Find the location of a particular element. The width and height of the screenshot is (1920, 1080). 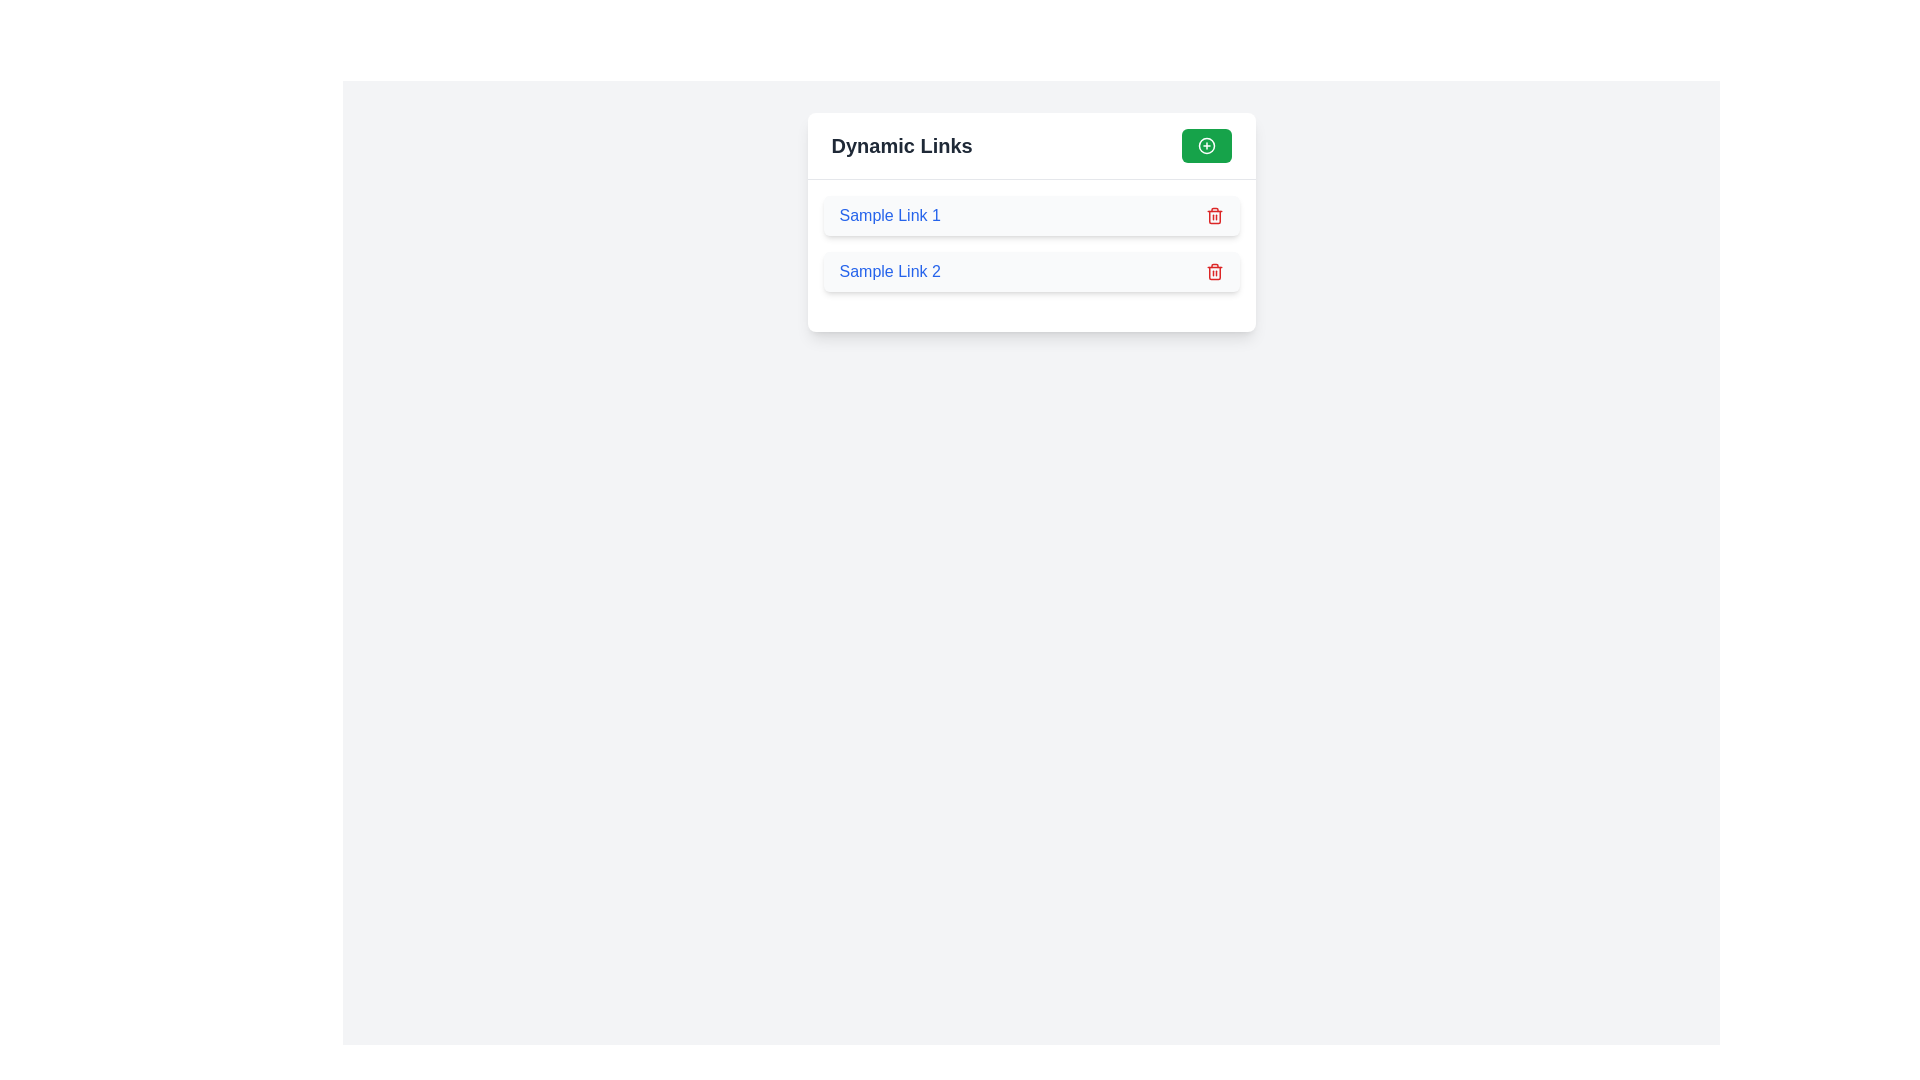

the circular green icon with a white '+' symbol located near the top-right corner of the 'Dynamic Links' panel is located at coordinates (1205, 145).